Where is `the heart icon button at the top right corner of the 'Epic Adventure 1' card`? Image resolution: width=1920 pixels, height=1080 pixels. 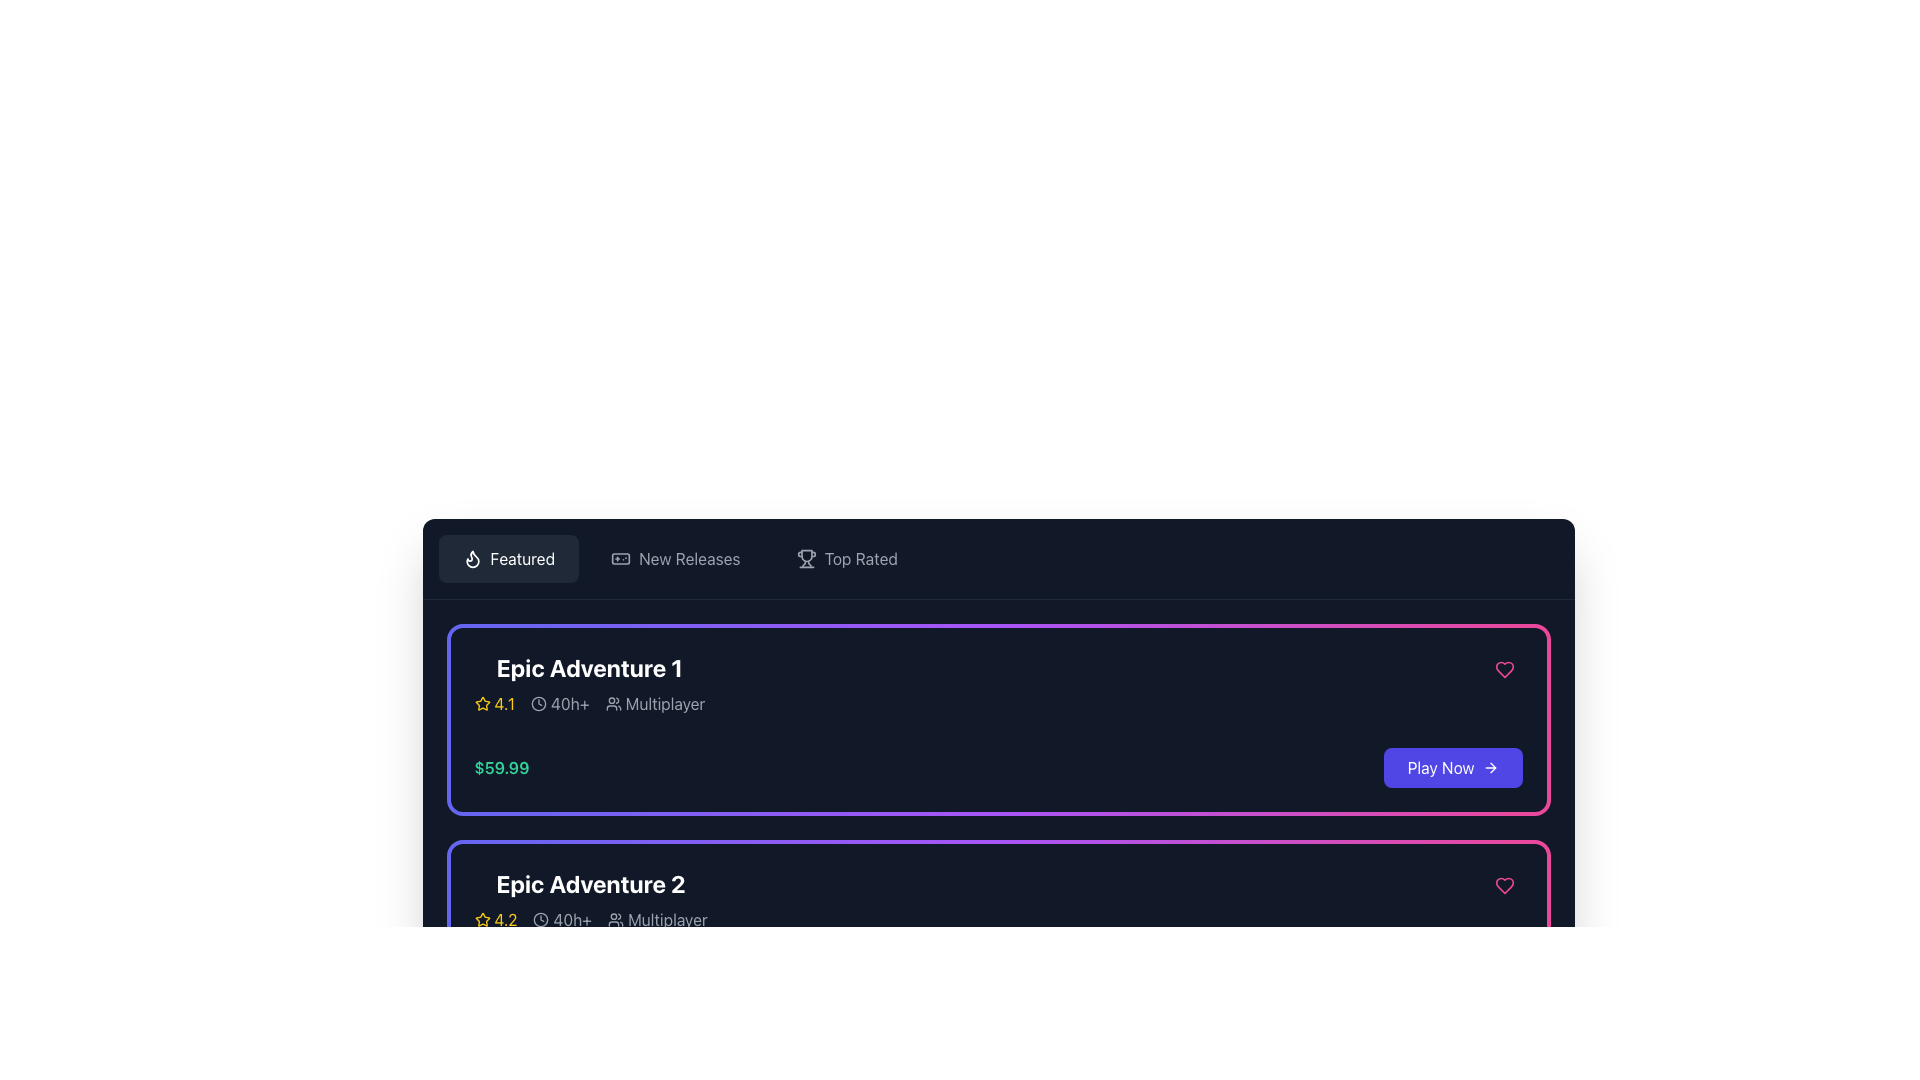
the heart icon button at the top right corner of the 'Epic Adventure 1' card is located at coordinates (1504, 885).